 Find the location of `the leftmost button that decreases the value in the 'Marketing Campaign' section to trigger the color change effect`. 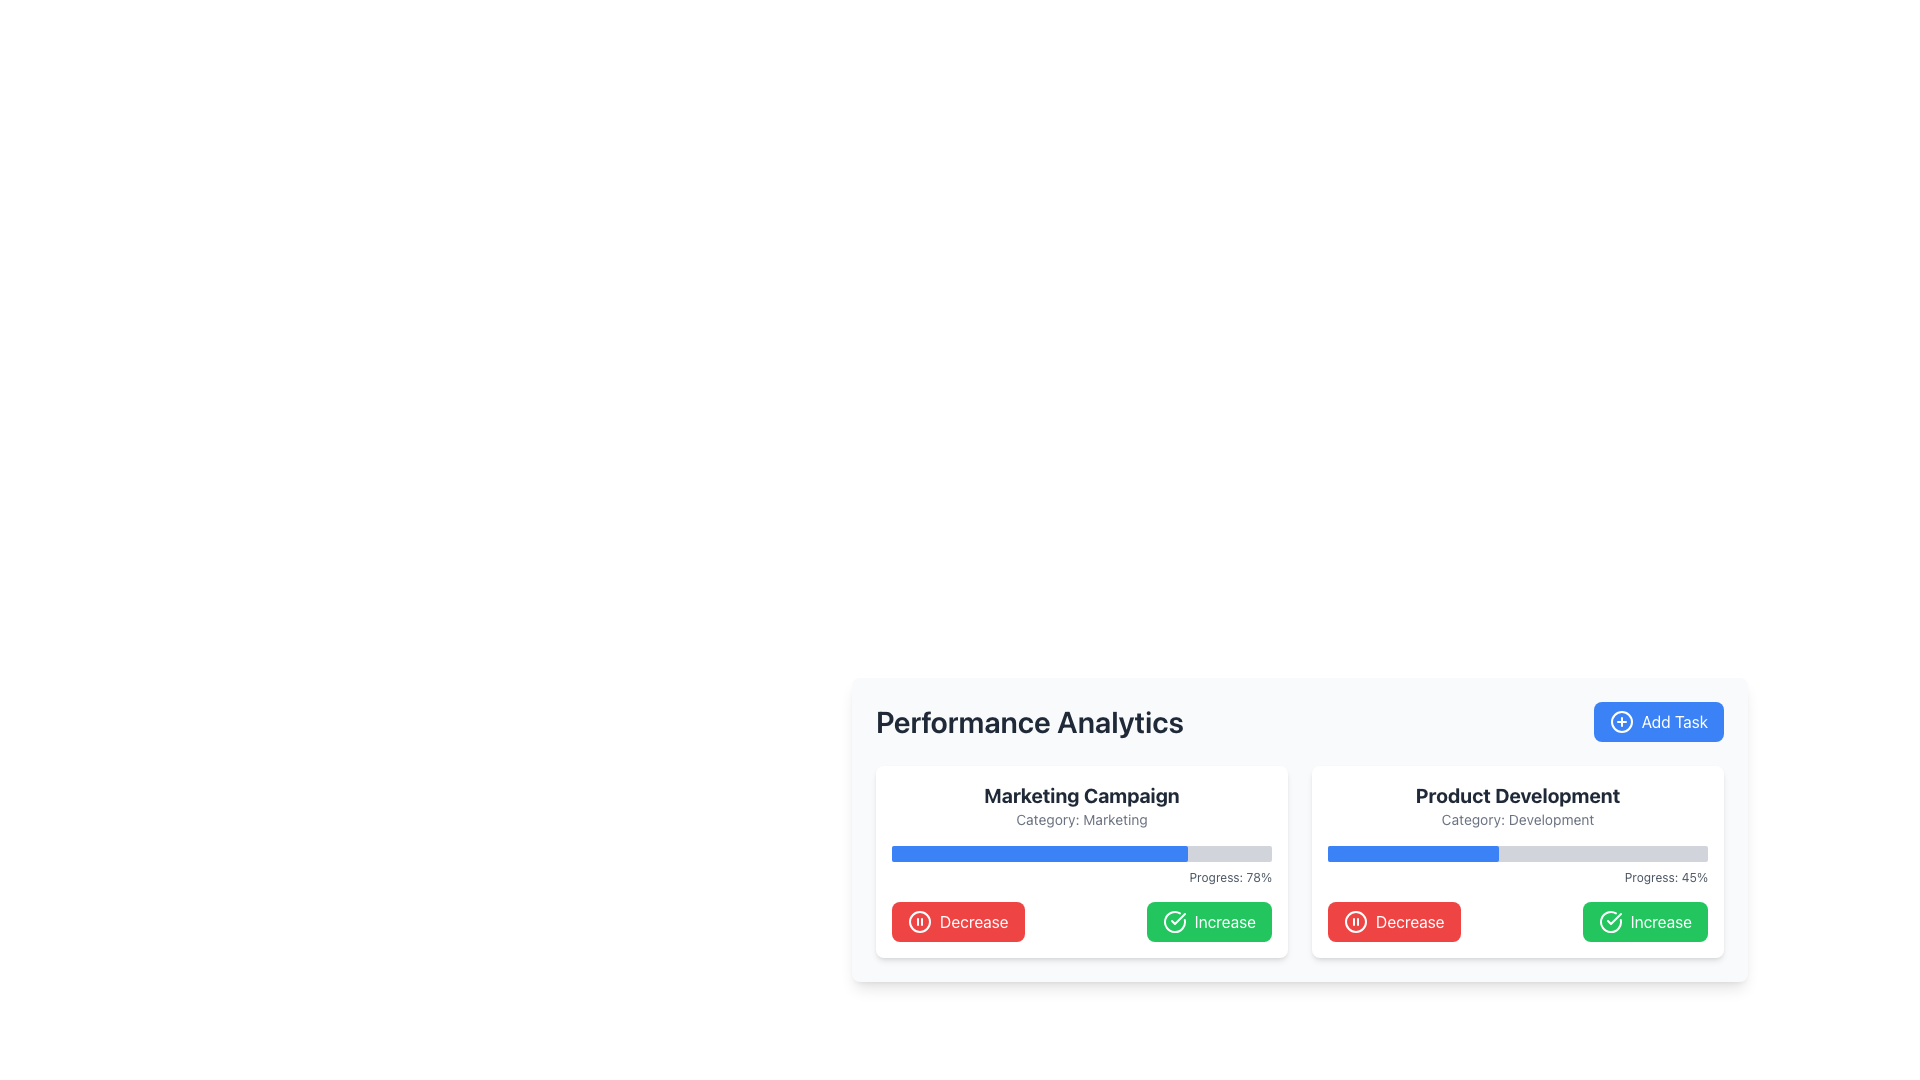

the leftmost button that decreases the value in the 'Marketing Campaign' section to trigger the color change effect is located at coordinates (957, 921).